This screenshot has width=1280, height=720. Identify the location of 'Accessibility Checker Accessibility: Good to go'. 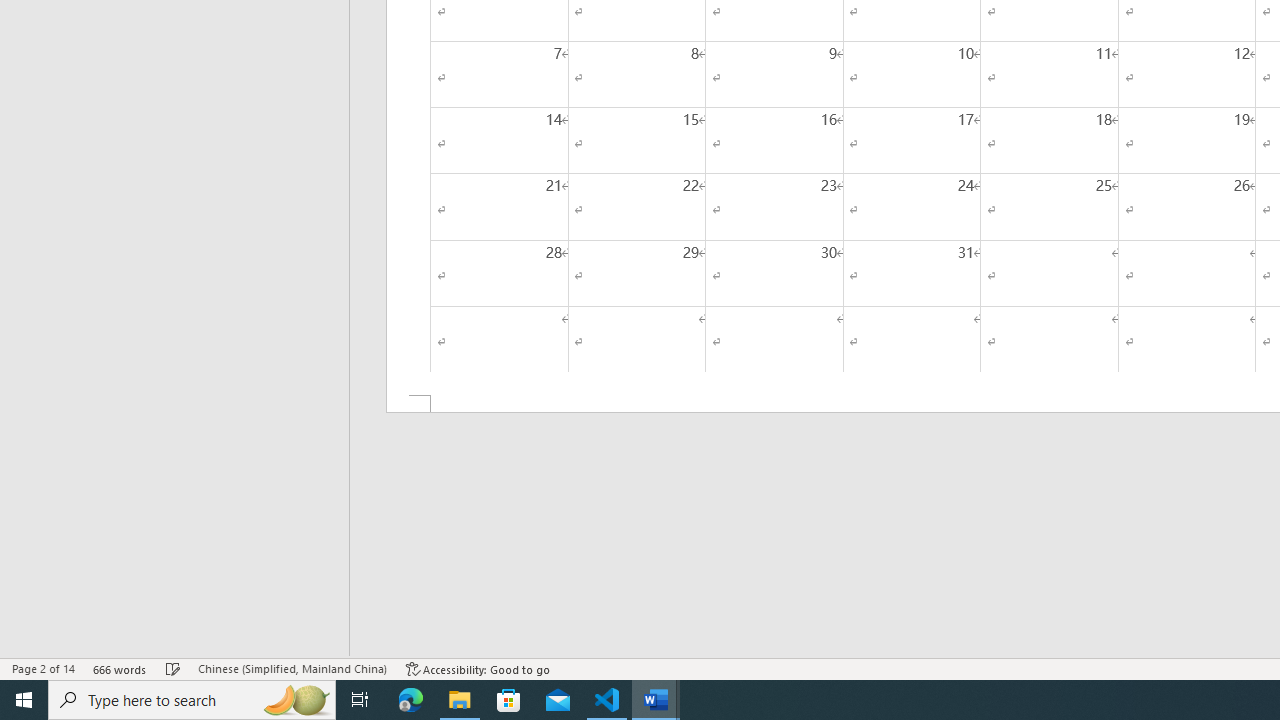
(477, 669).